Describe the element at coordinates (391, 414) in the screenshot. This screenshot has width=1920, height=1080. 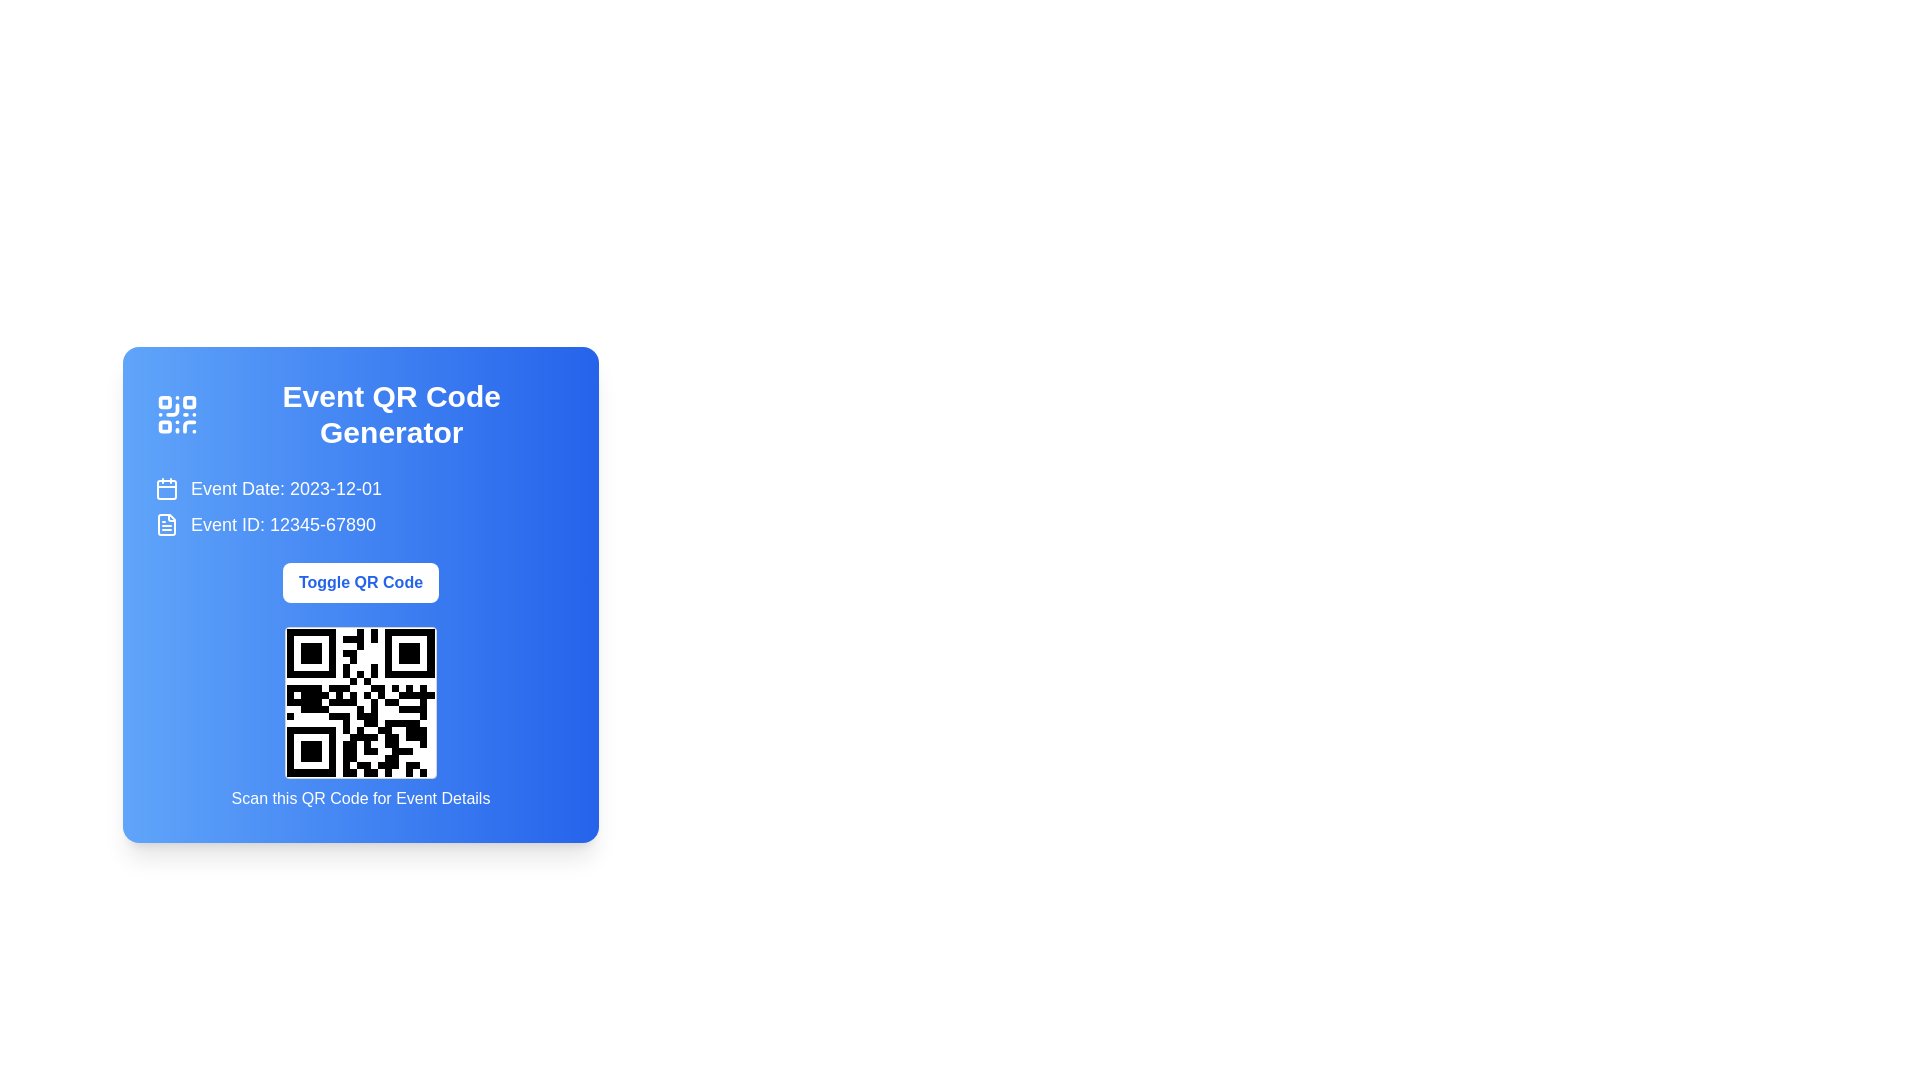
I see `the bold and large header text 'Event QR Code Generator', which is centered at the top of a blue card-like interface` at that location.